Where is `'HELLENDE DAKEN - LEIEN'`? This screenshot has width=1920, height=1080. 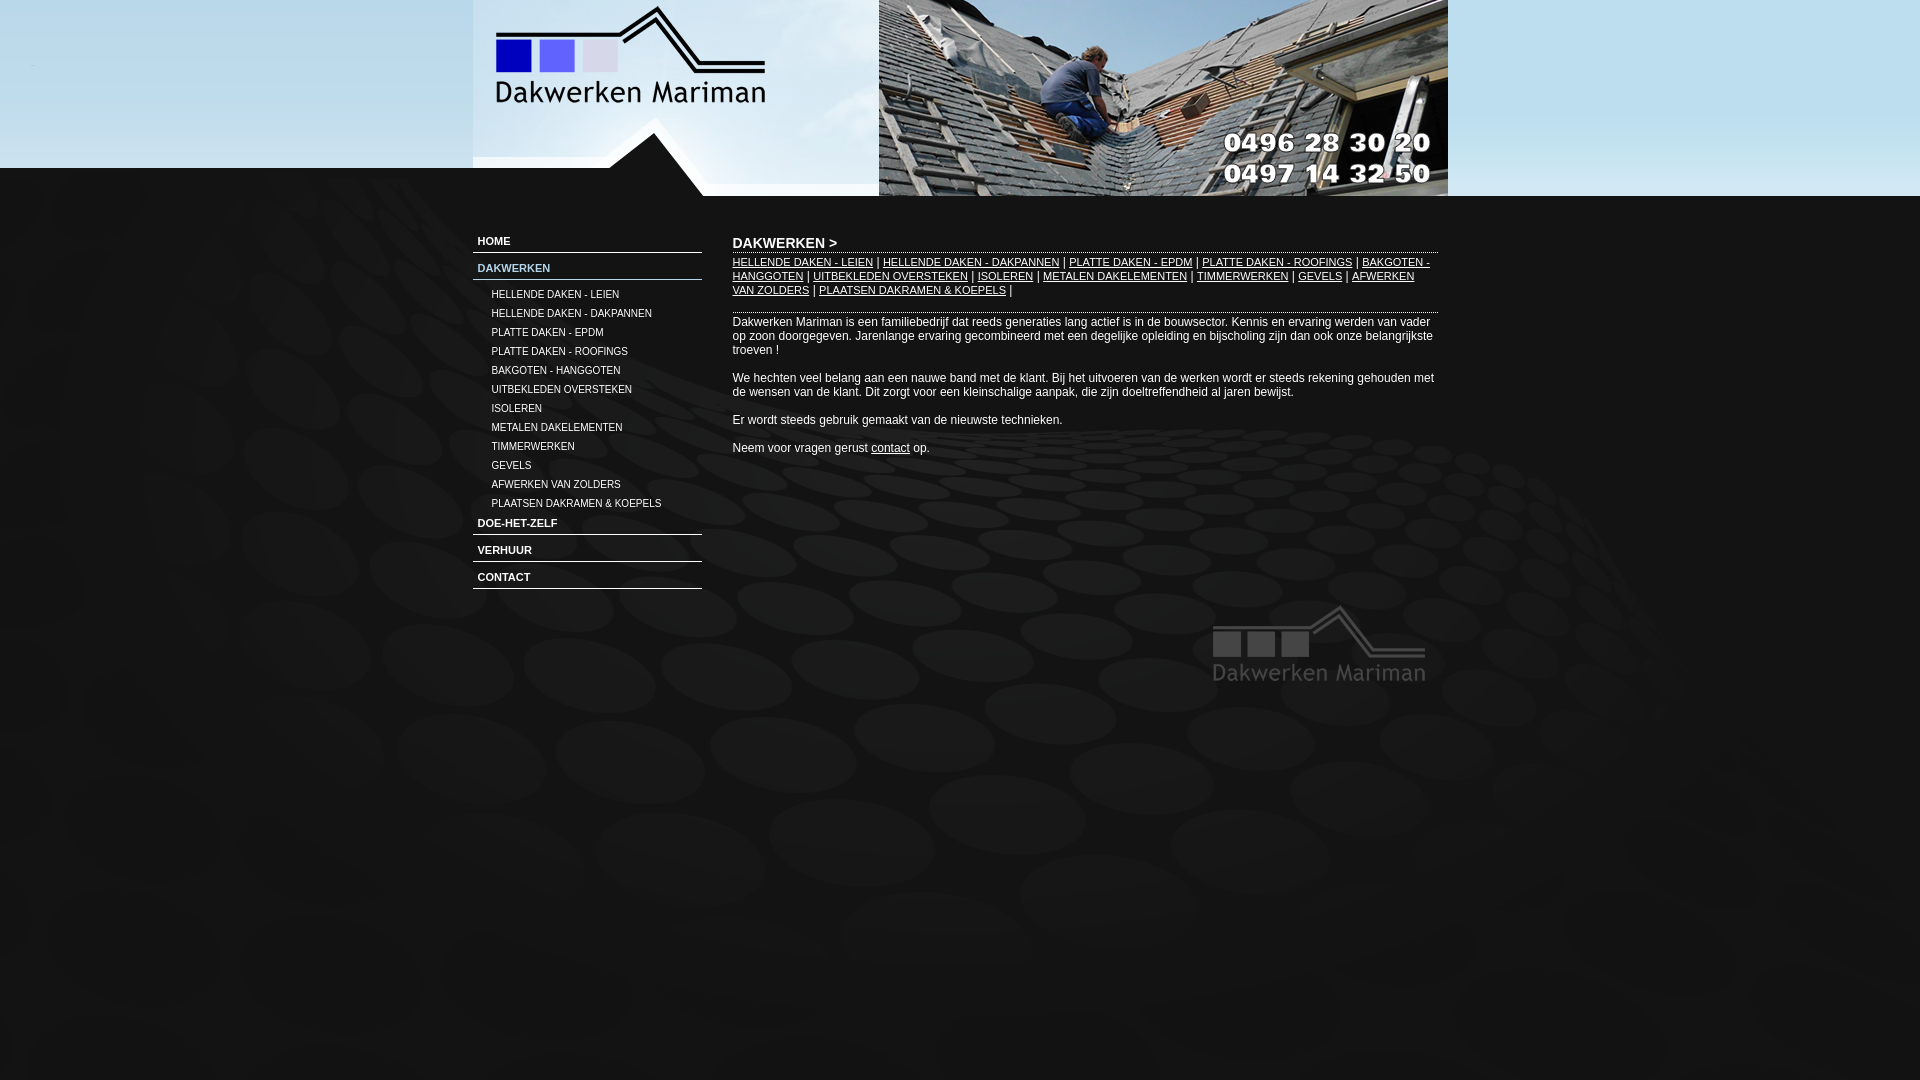
'HELLENDE DAKEN - LEIEN' is located at coordinates (582, 293).